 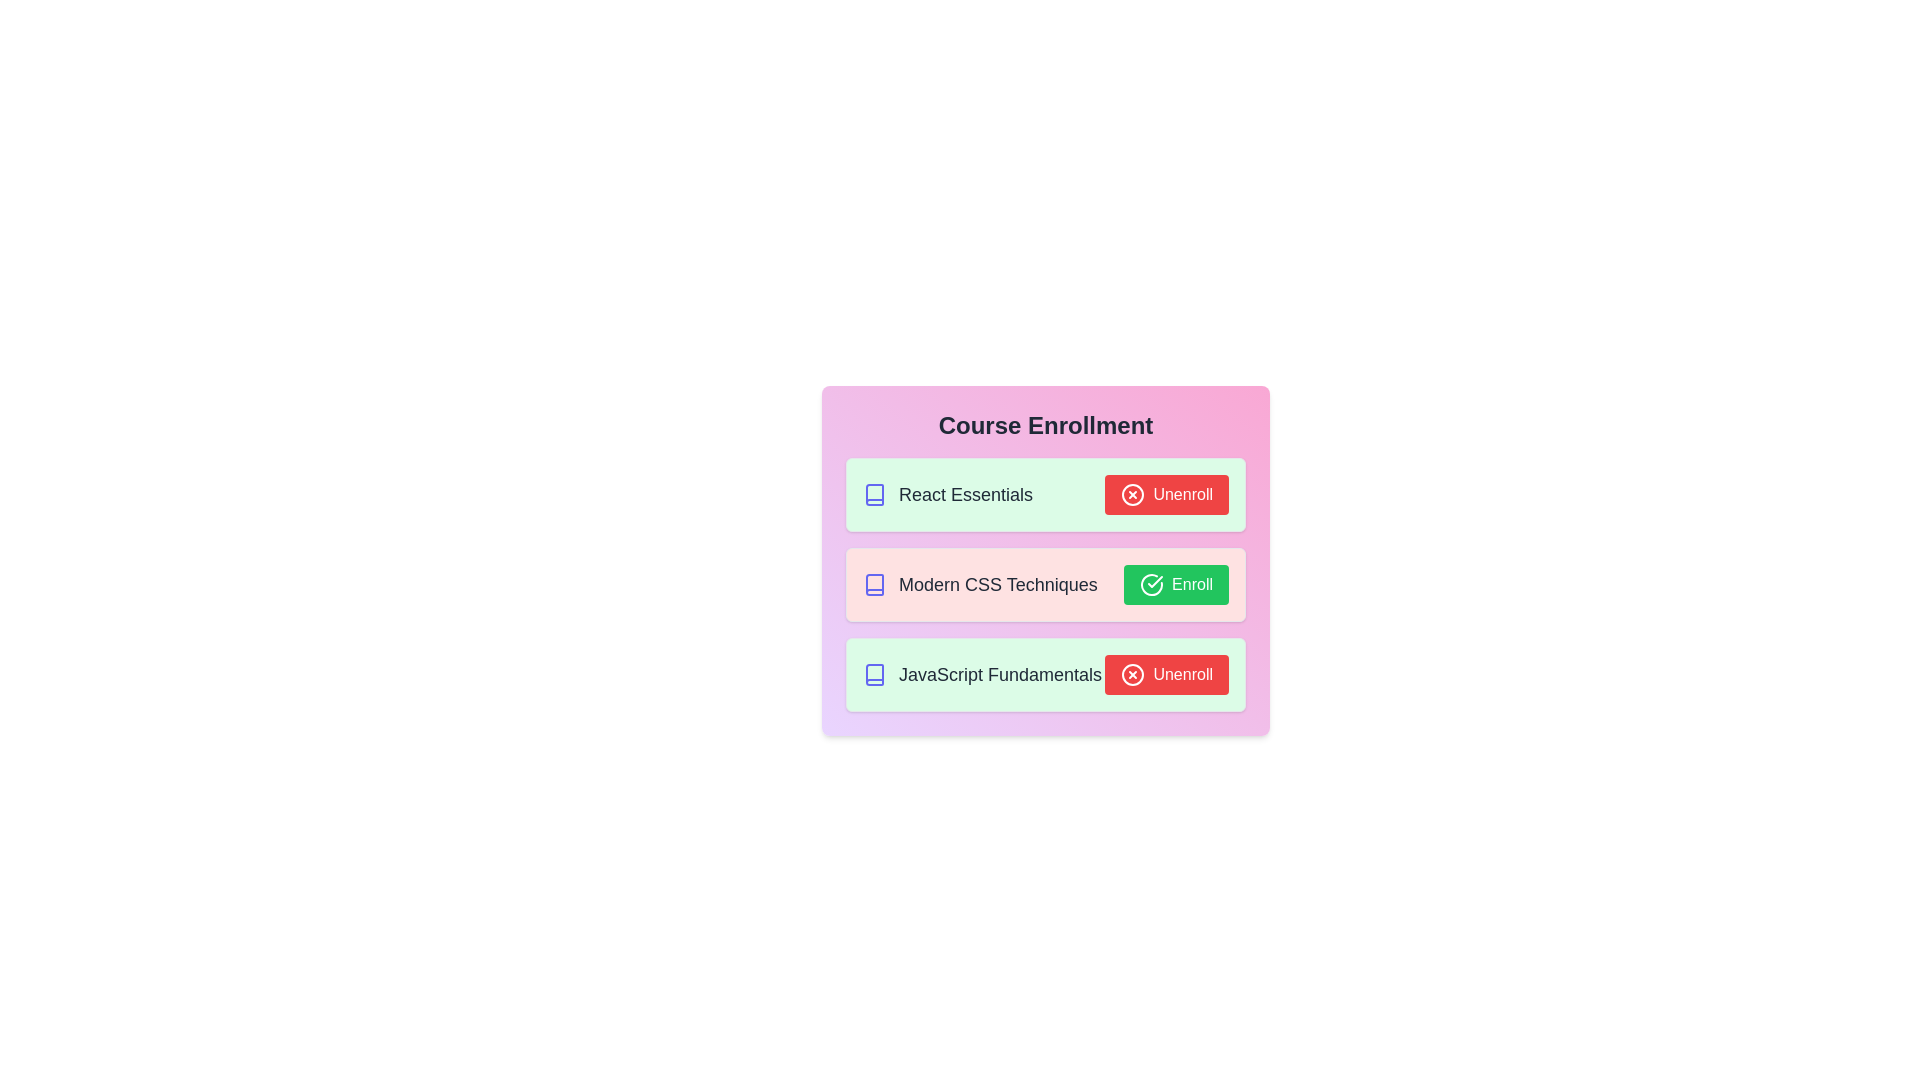 I want to click on the text segment React Essentials within the component, so click(x=947, y=494).